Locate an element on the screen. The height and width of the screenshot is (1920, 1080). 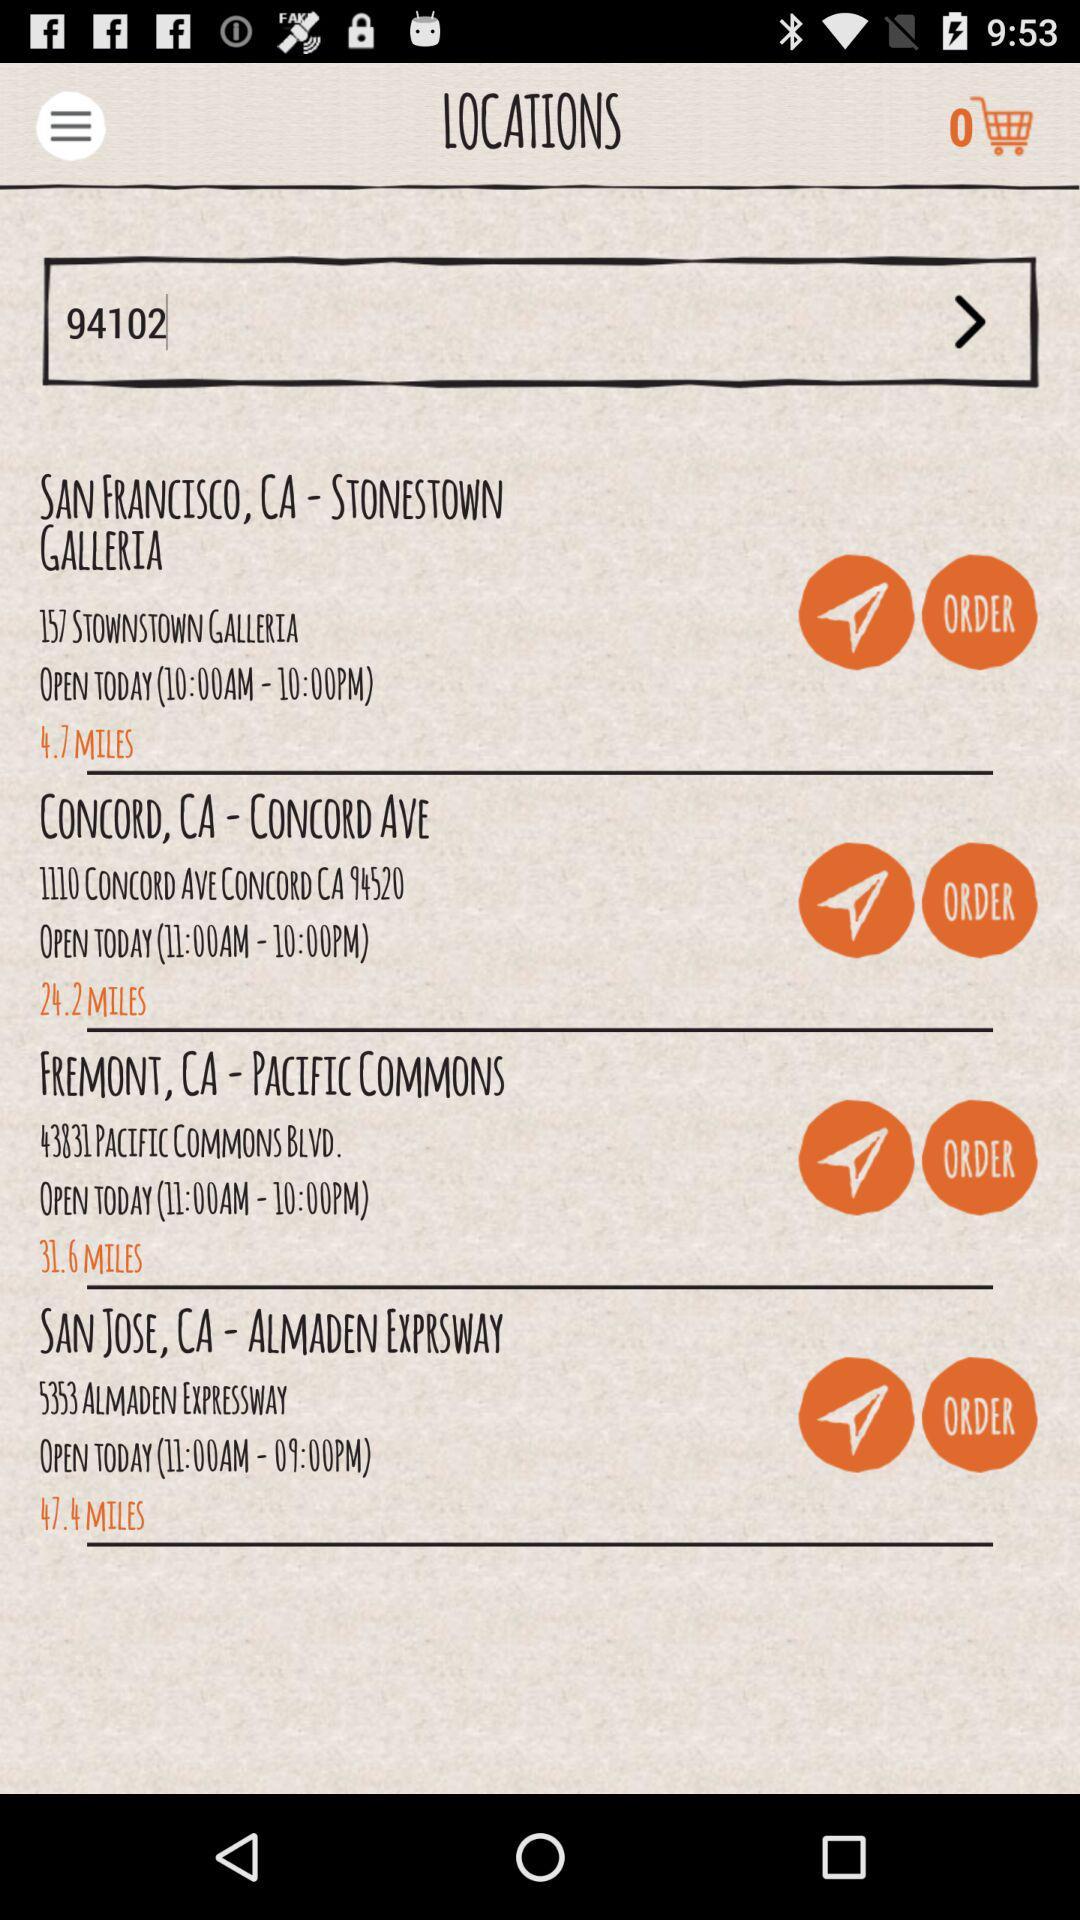
menu is located at coordinates (69, 124).